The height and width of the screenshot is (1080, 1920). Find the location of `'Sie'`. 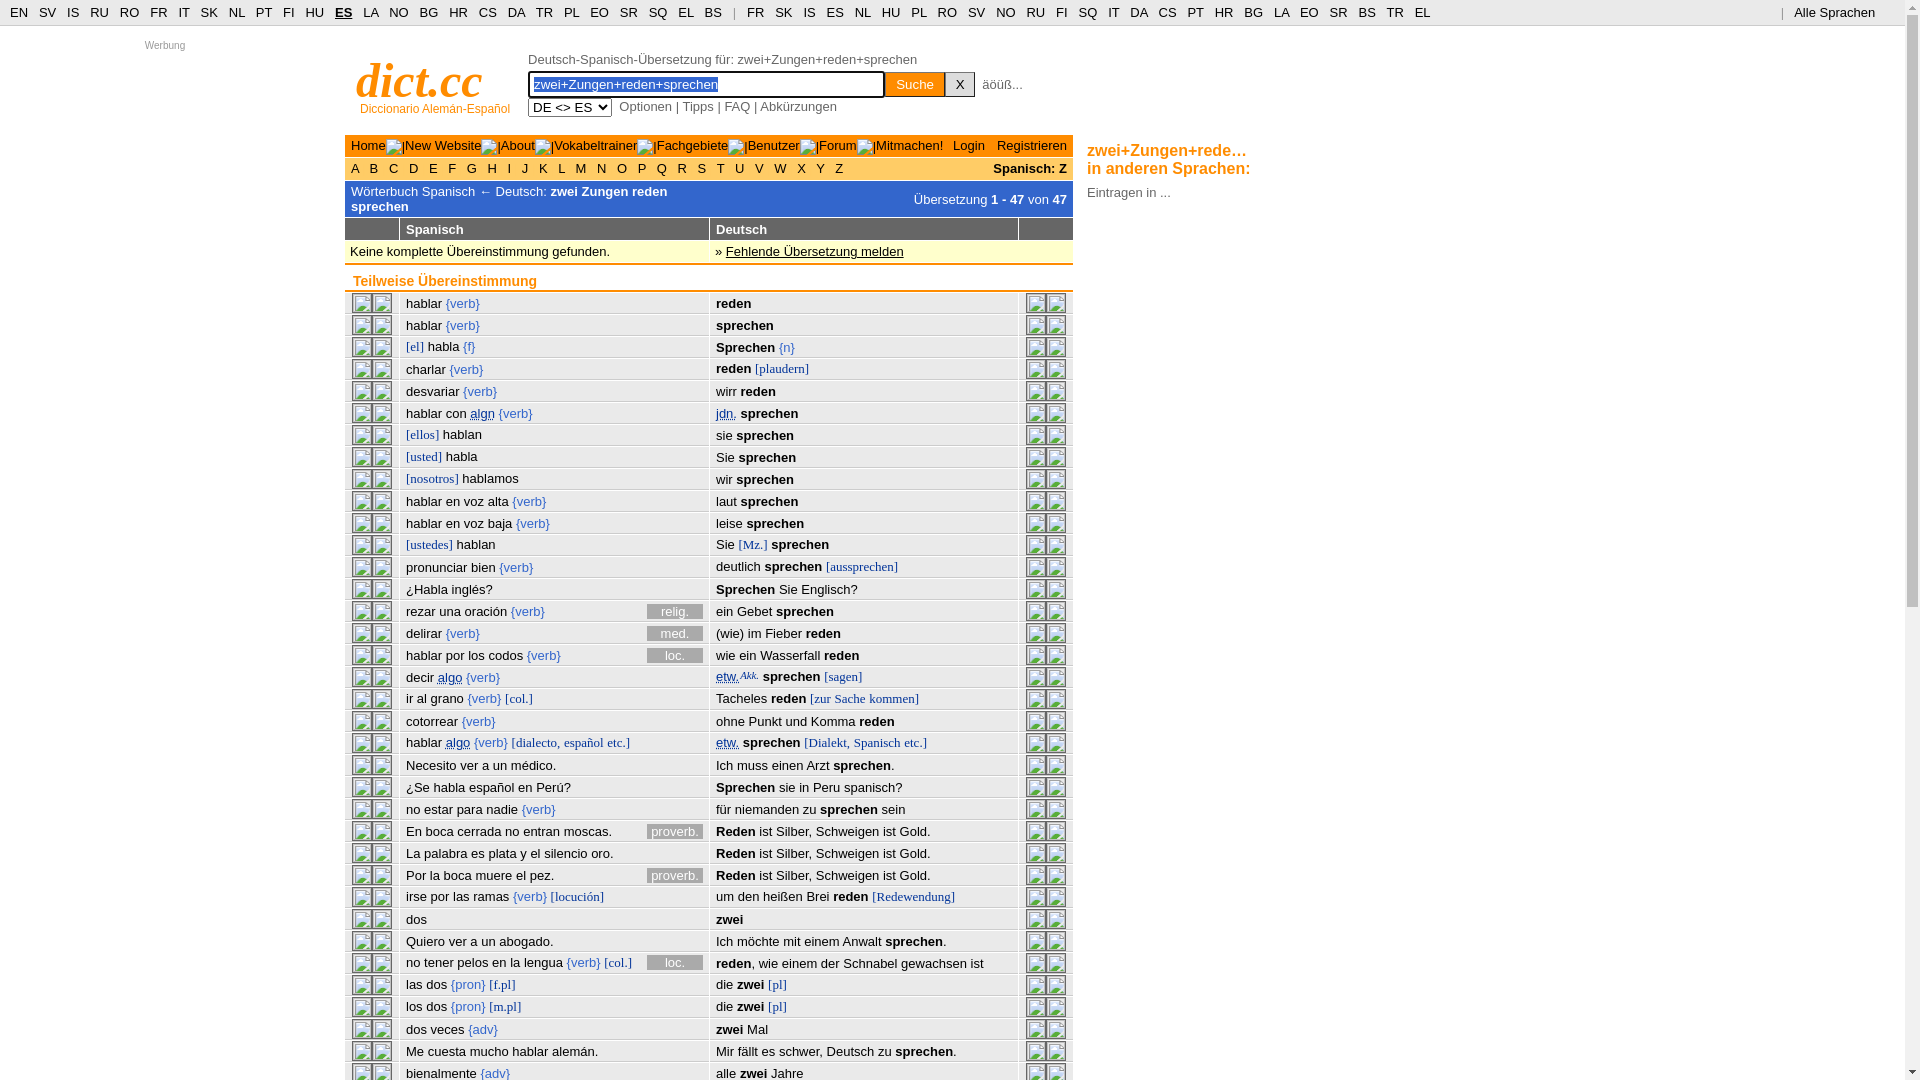

'Sie' is located at coordinates (777, 588).